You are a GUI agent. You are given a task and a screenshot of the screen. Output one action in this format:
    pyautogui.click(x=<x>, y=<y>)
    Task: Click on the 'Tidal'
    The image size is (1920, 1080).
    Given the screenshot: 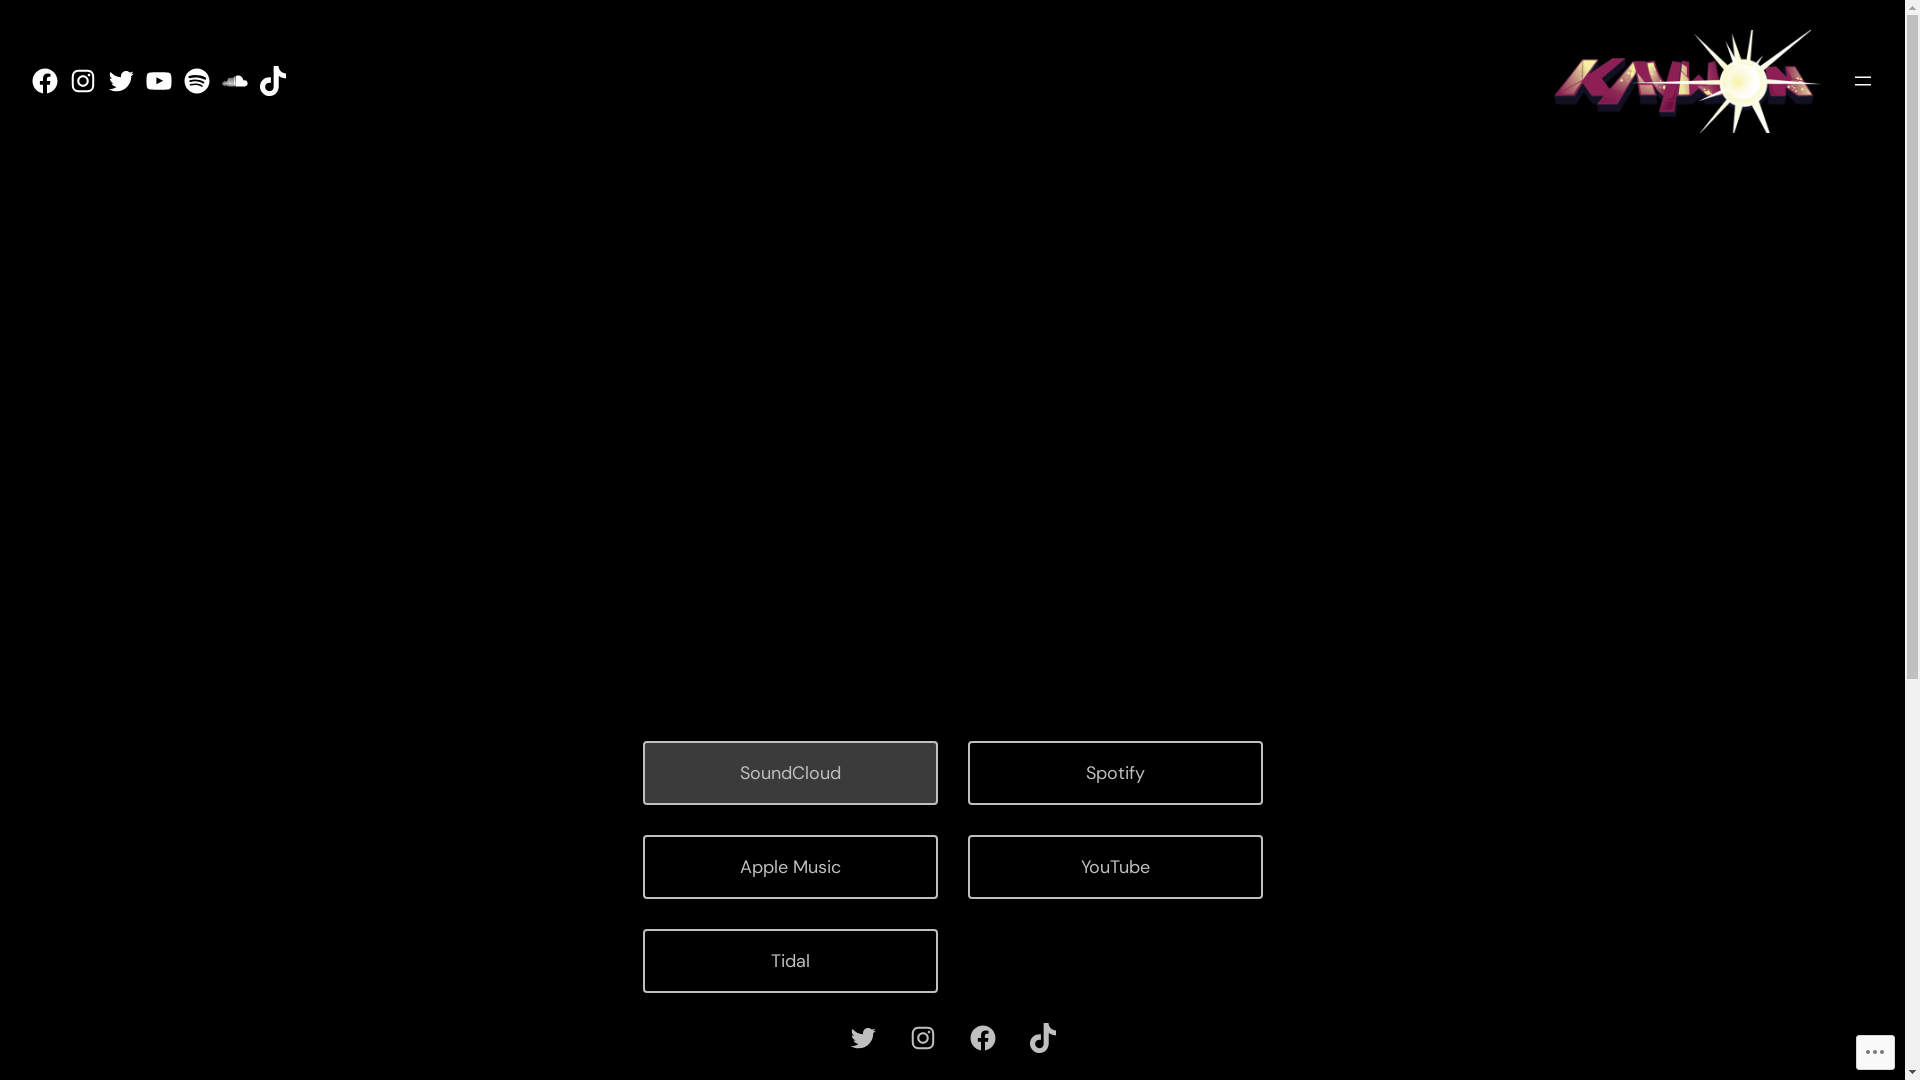 What is the action you would take?
    pyautogui.click(x=788, y=959)
    